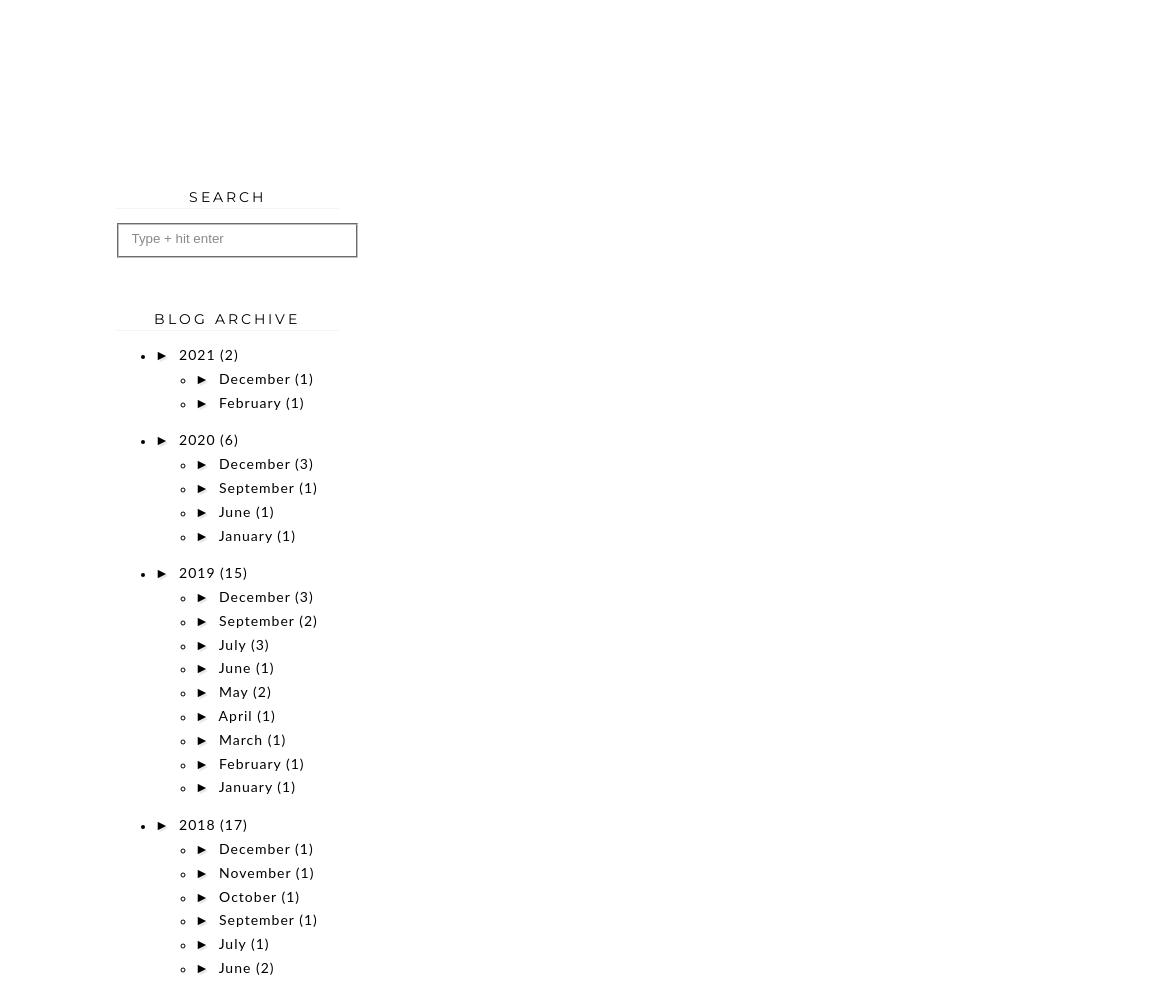  What do you see at coordinates (218, 872) in the screenshot?
I see `'November'` at bounding box center [218, 872].